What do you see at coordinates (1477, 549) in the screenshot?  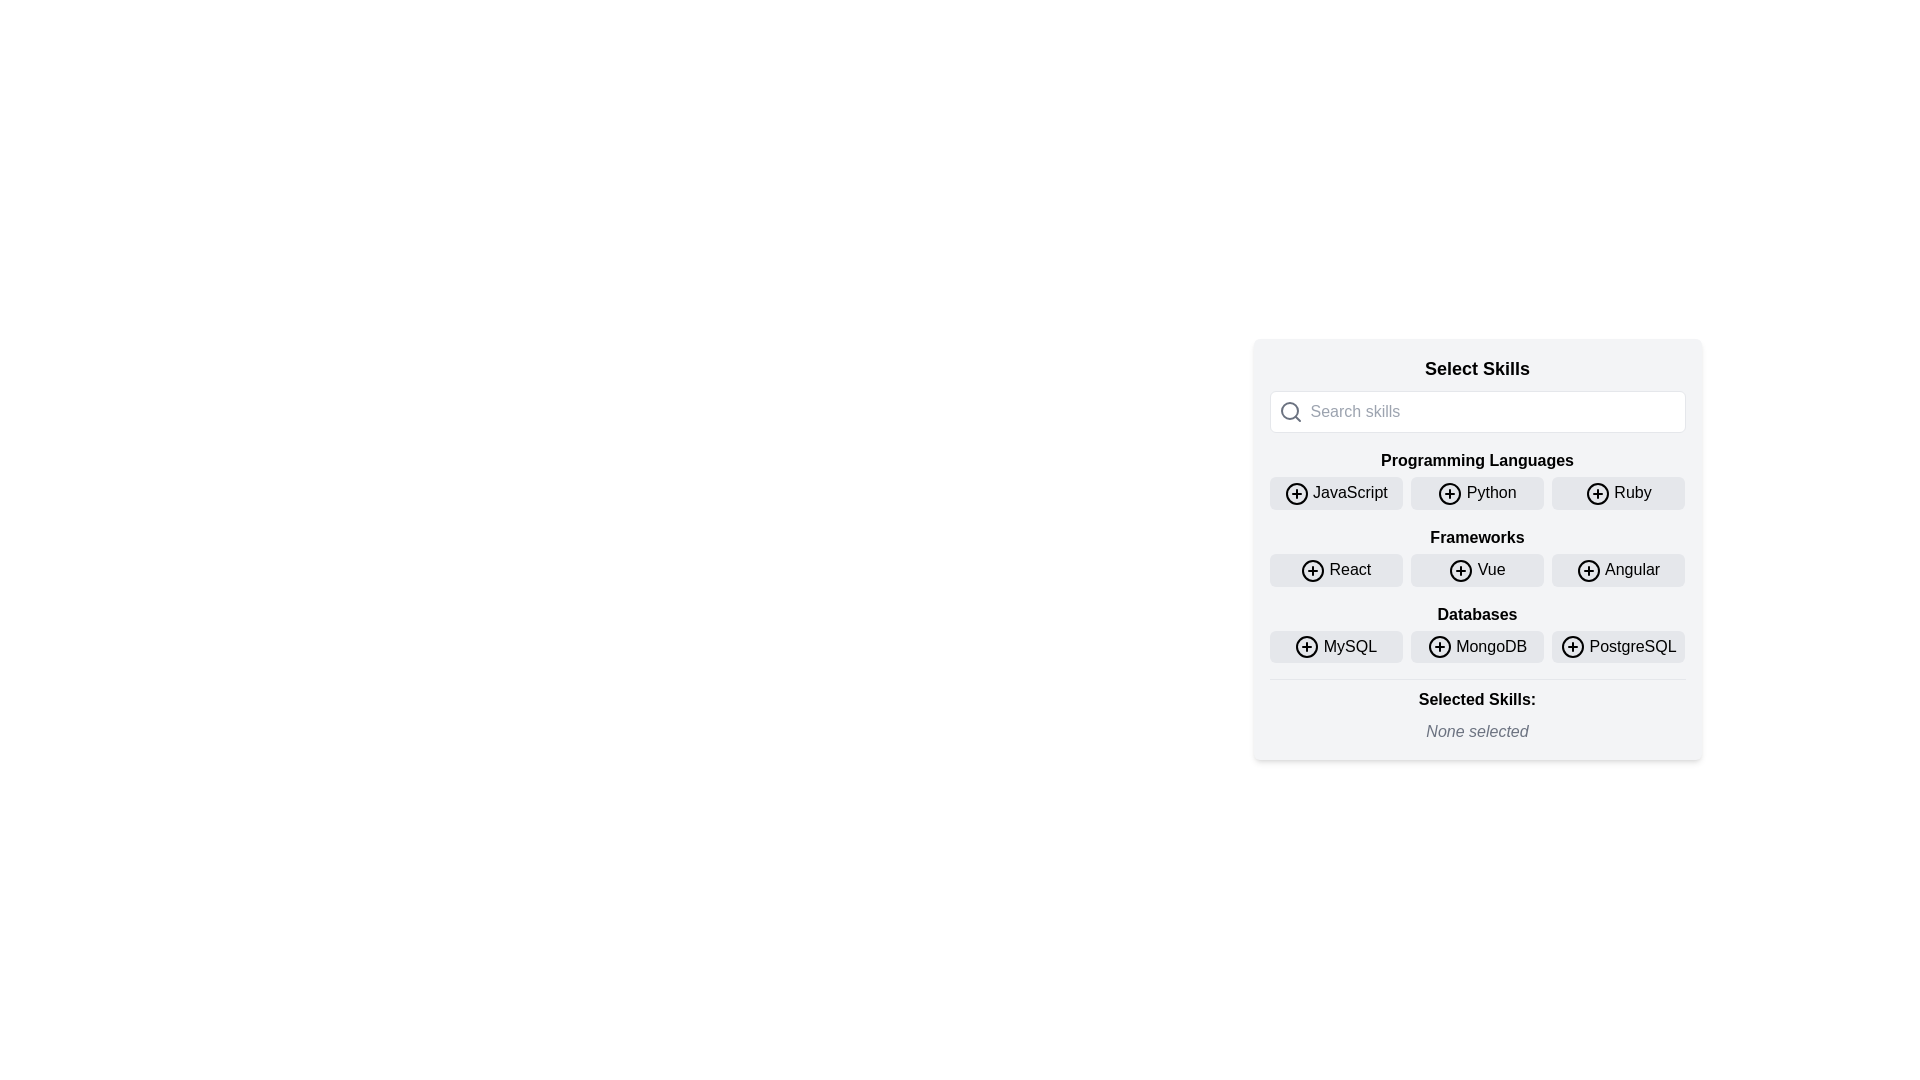 I see `the interactive button component` at bounding box center [1477, 549].